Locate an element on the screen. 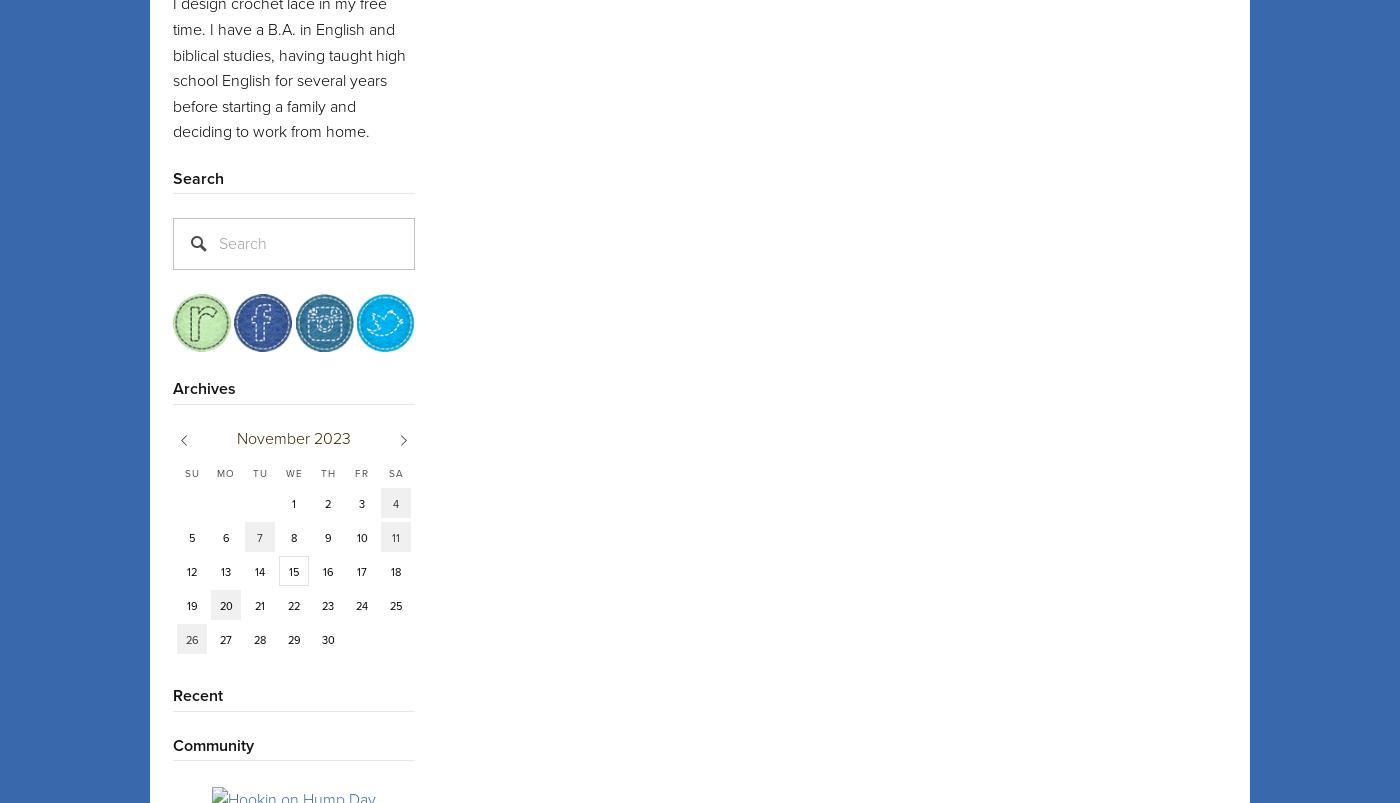 The width and height of the screenshot is (1400, 803). '12' is located at coordinates (191, 571).